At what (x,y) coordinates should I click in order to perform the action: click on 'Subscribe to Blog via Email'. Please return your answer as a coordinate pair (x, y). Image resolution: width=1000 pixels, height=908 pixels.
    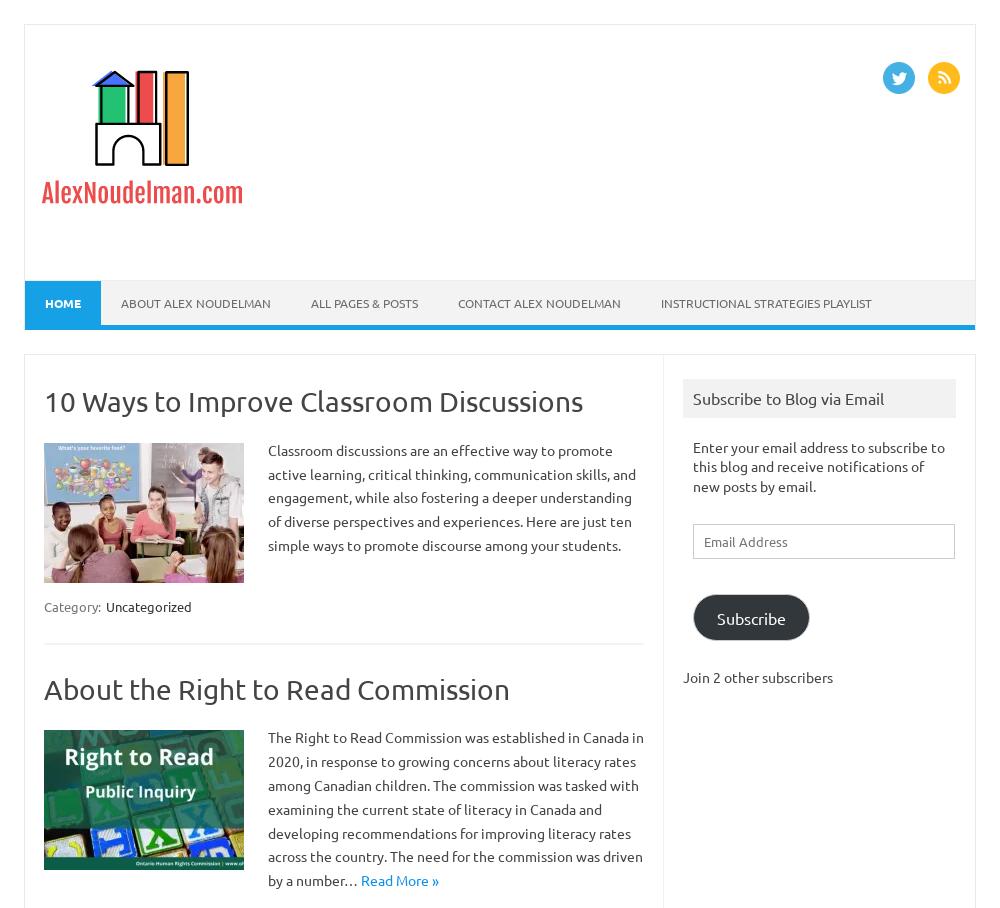
    Looking at the image, I should click on (692, 396).